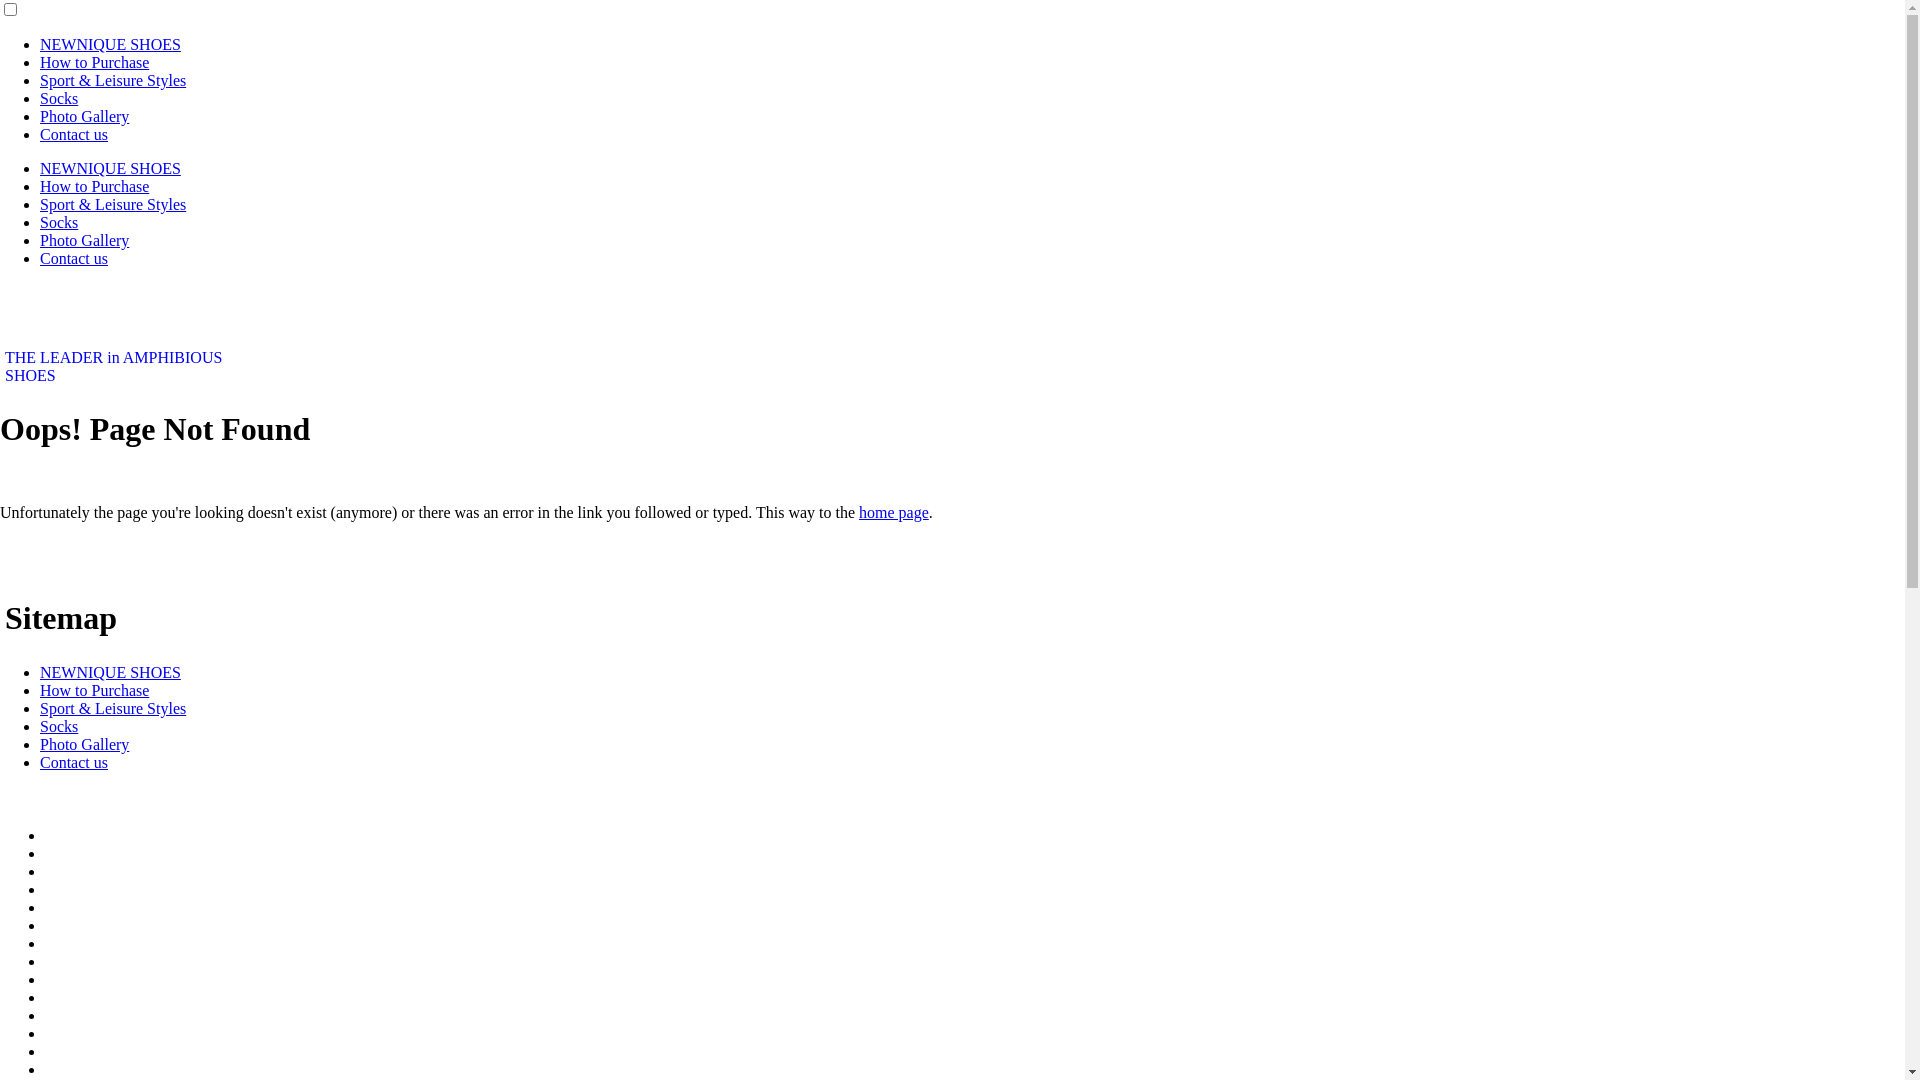 This screenshot has height=1080, width=1920. What do you see at coordinates (58, 222) in the screenshot?
I see `'Socks'` at bounding box center [58, 222].